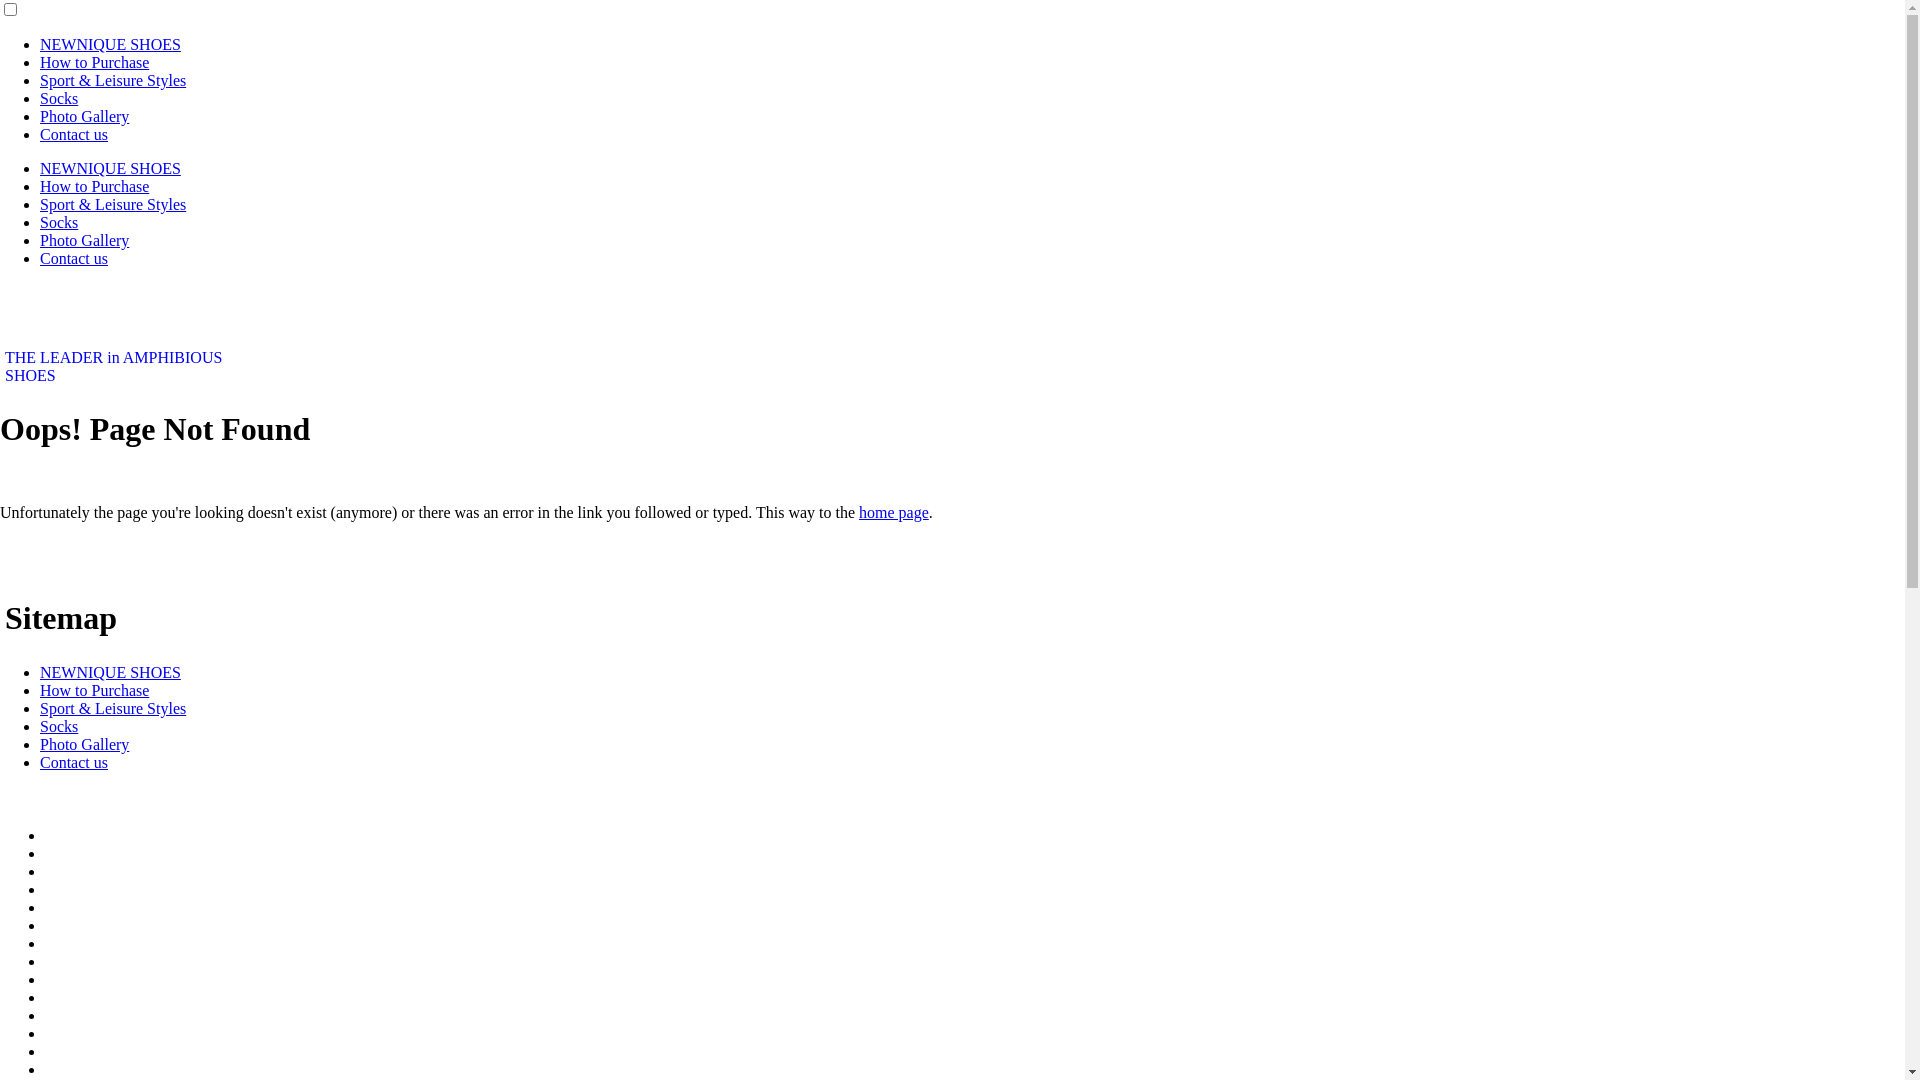 This screenshot has height=1080, width=1920. What do you see at coordinates (58, 222) in the screenshot?
I see `'Socks'` at bounding box center [58, 222].